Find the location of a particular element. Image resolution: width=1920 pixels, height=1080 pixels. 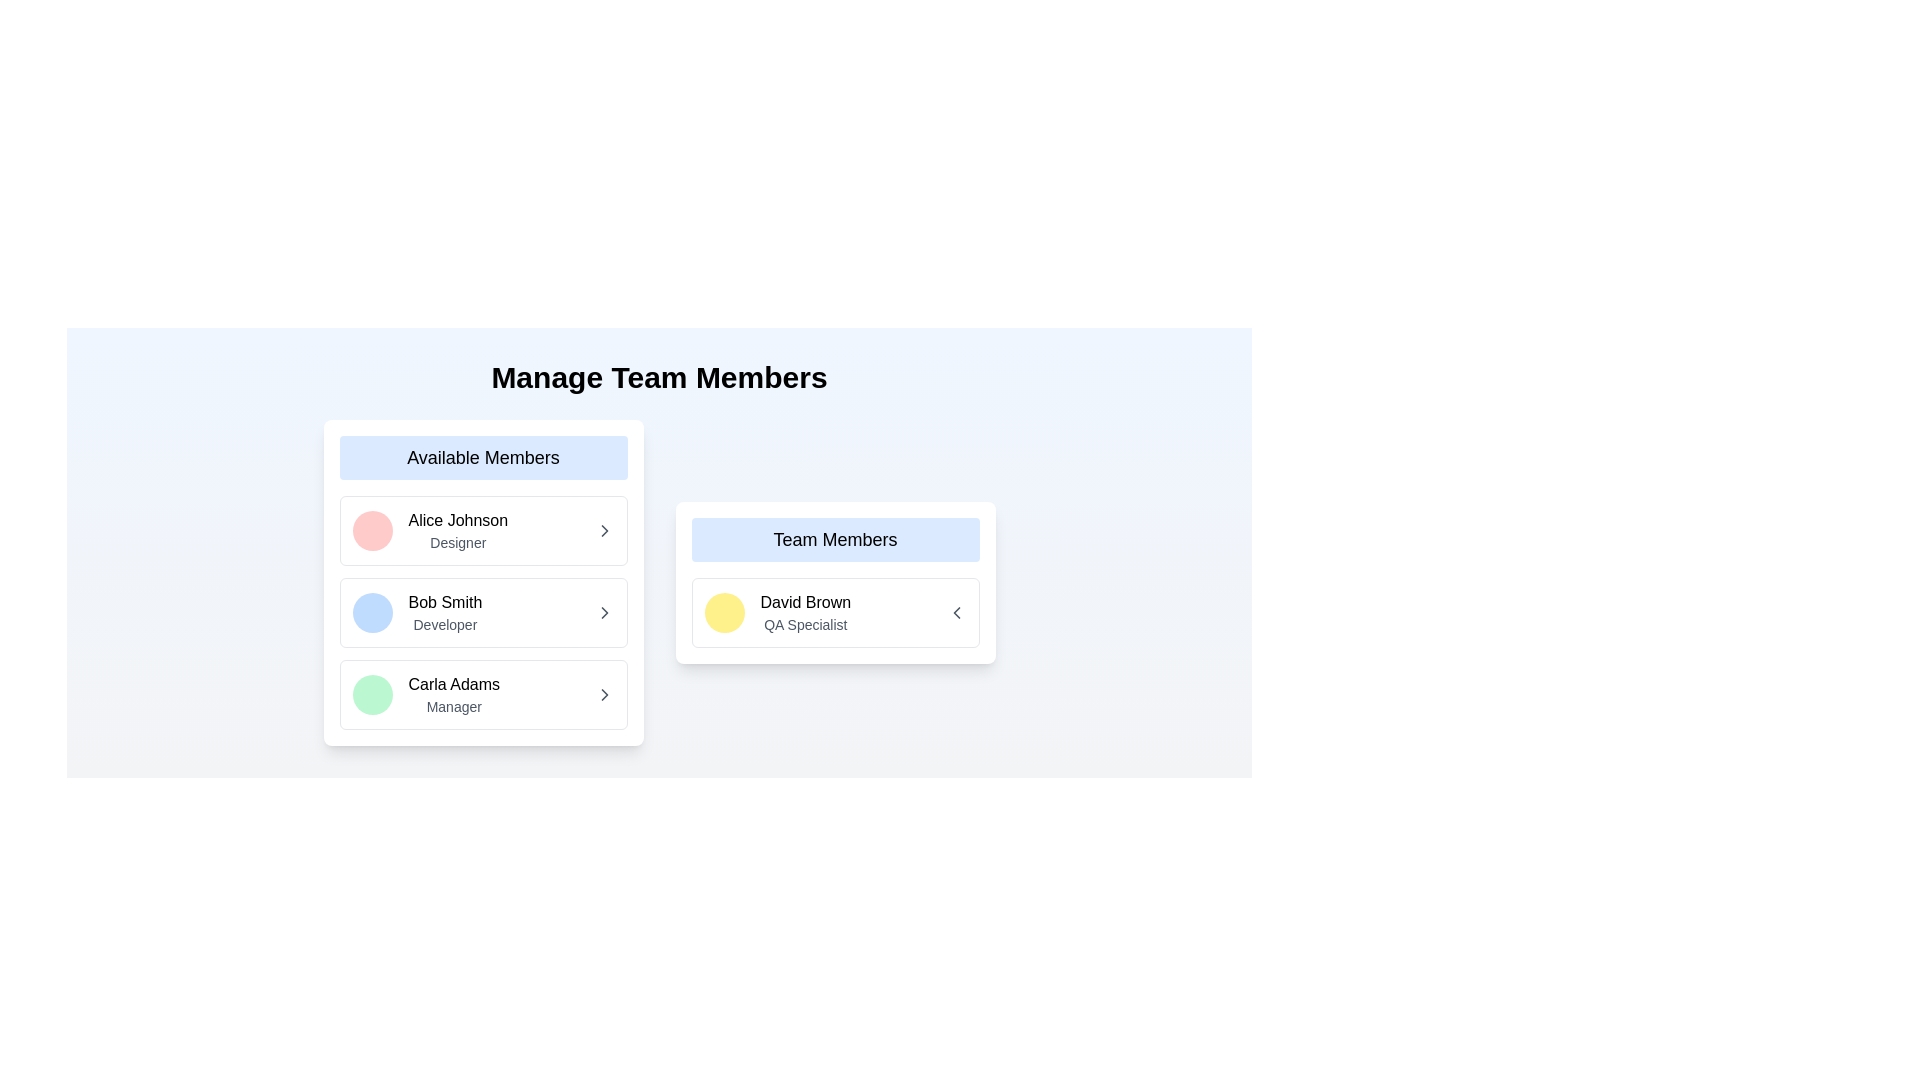

the second list item of team members, which displays 'Bob Smith' as the name and 'Developer' as the role, to emphasize it or view additional options is located at coordinates (483, 612).